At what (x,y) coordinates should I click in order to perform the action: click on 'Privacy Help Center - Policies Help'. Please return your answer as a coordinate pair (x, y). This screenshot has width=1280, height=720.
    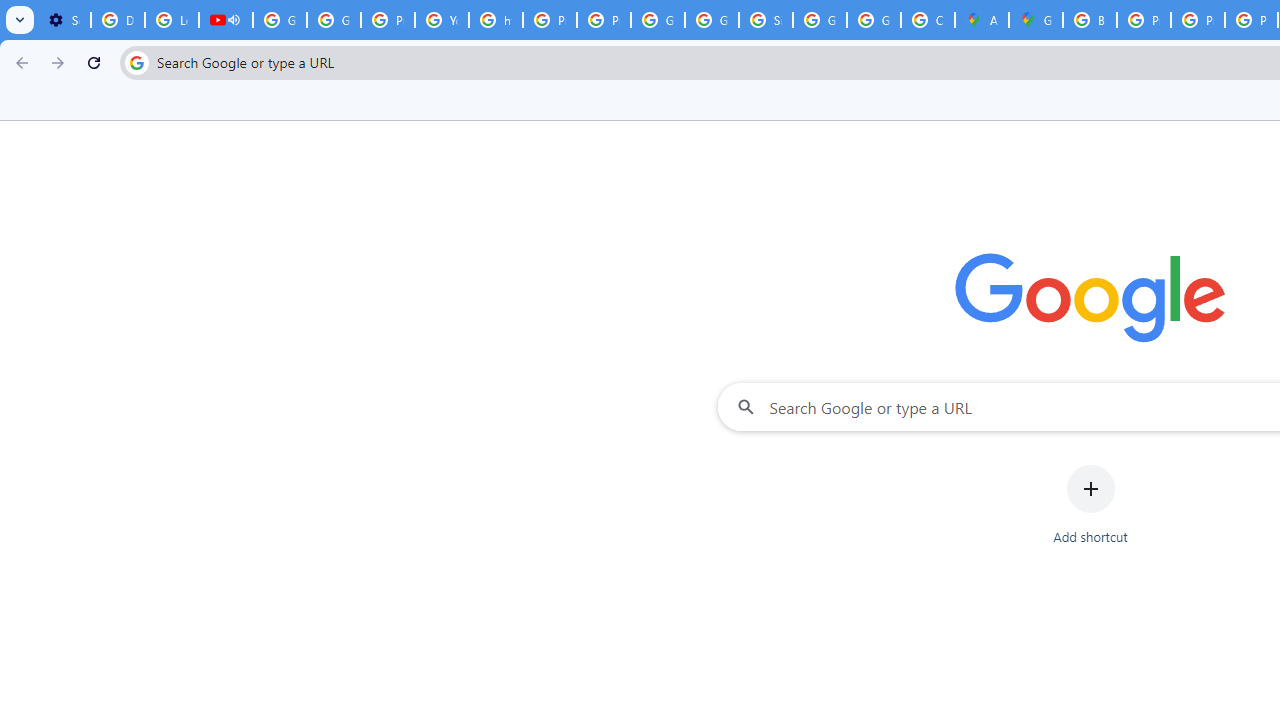
    Looking at the image, I should click on (1144, 20).